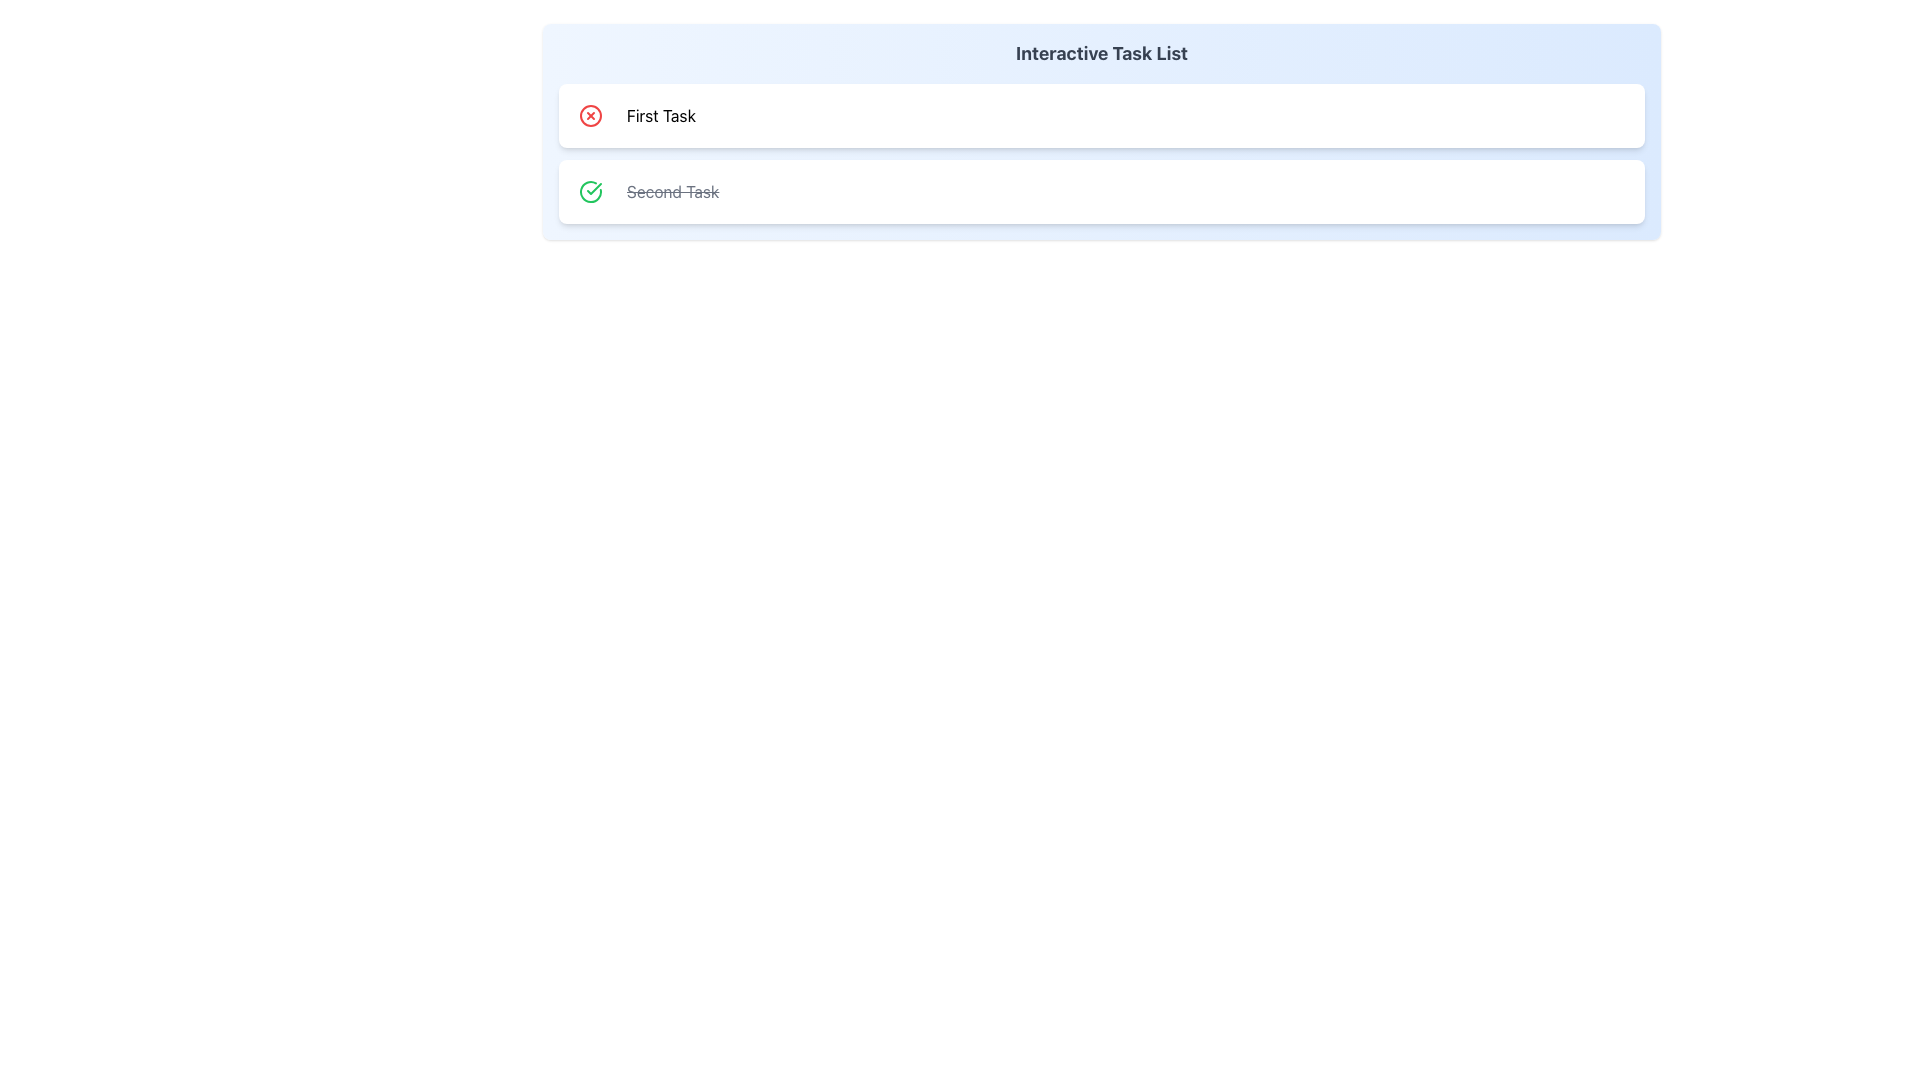 The image size is (1920, 1080). What do you see at coordinates (589, 192) in the screenshot?
I see `the circular green outlined icon with a checkmark symbol, which denotes completion, located to the left of the 'Second Task' text in the task list interface` at bounding box center [589, 192].